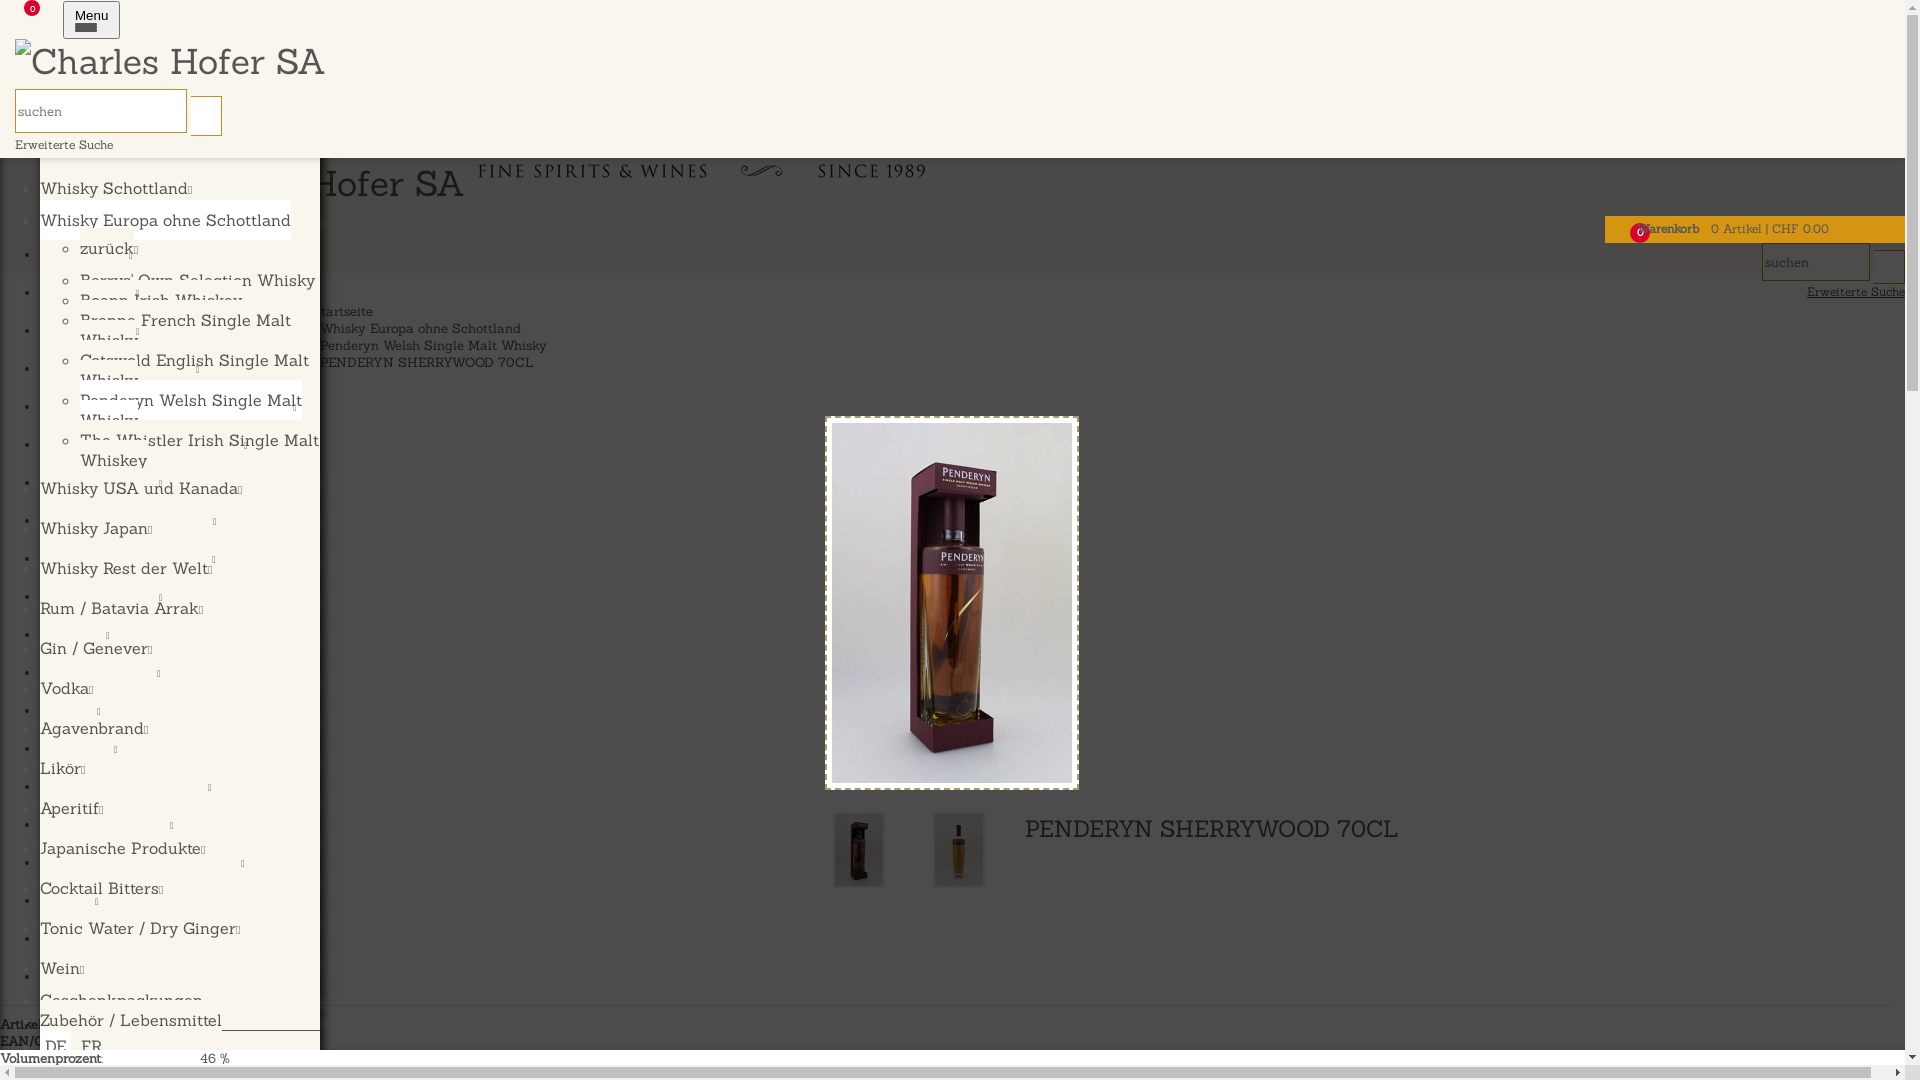 The width and height of the screenshot is (1920, 1080). I want to click on 'Vodka', so click(66, 686).